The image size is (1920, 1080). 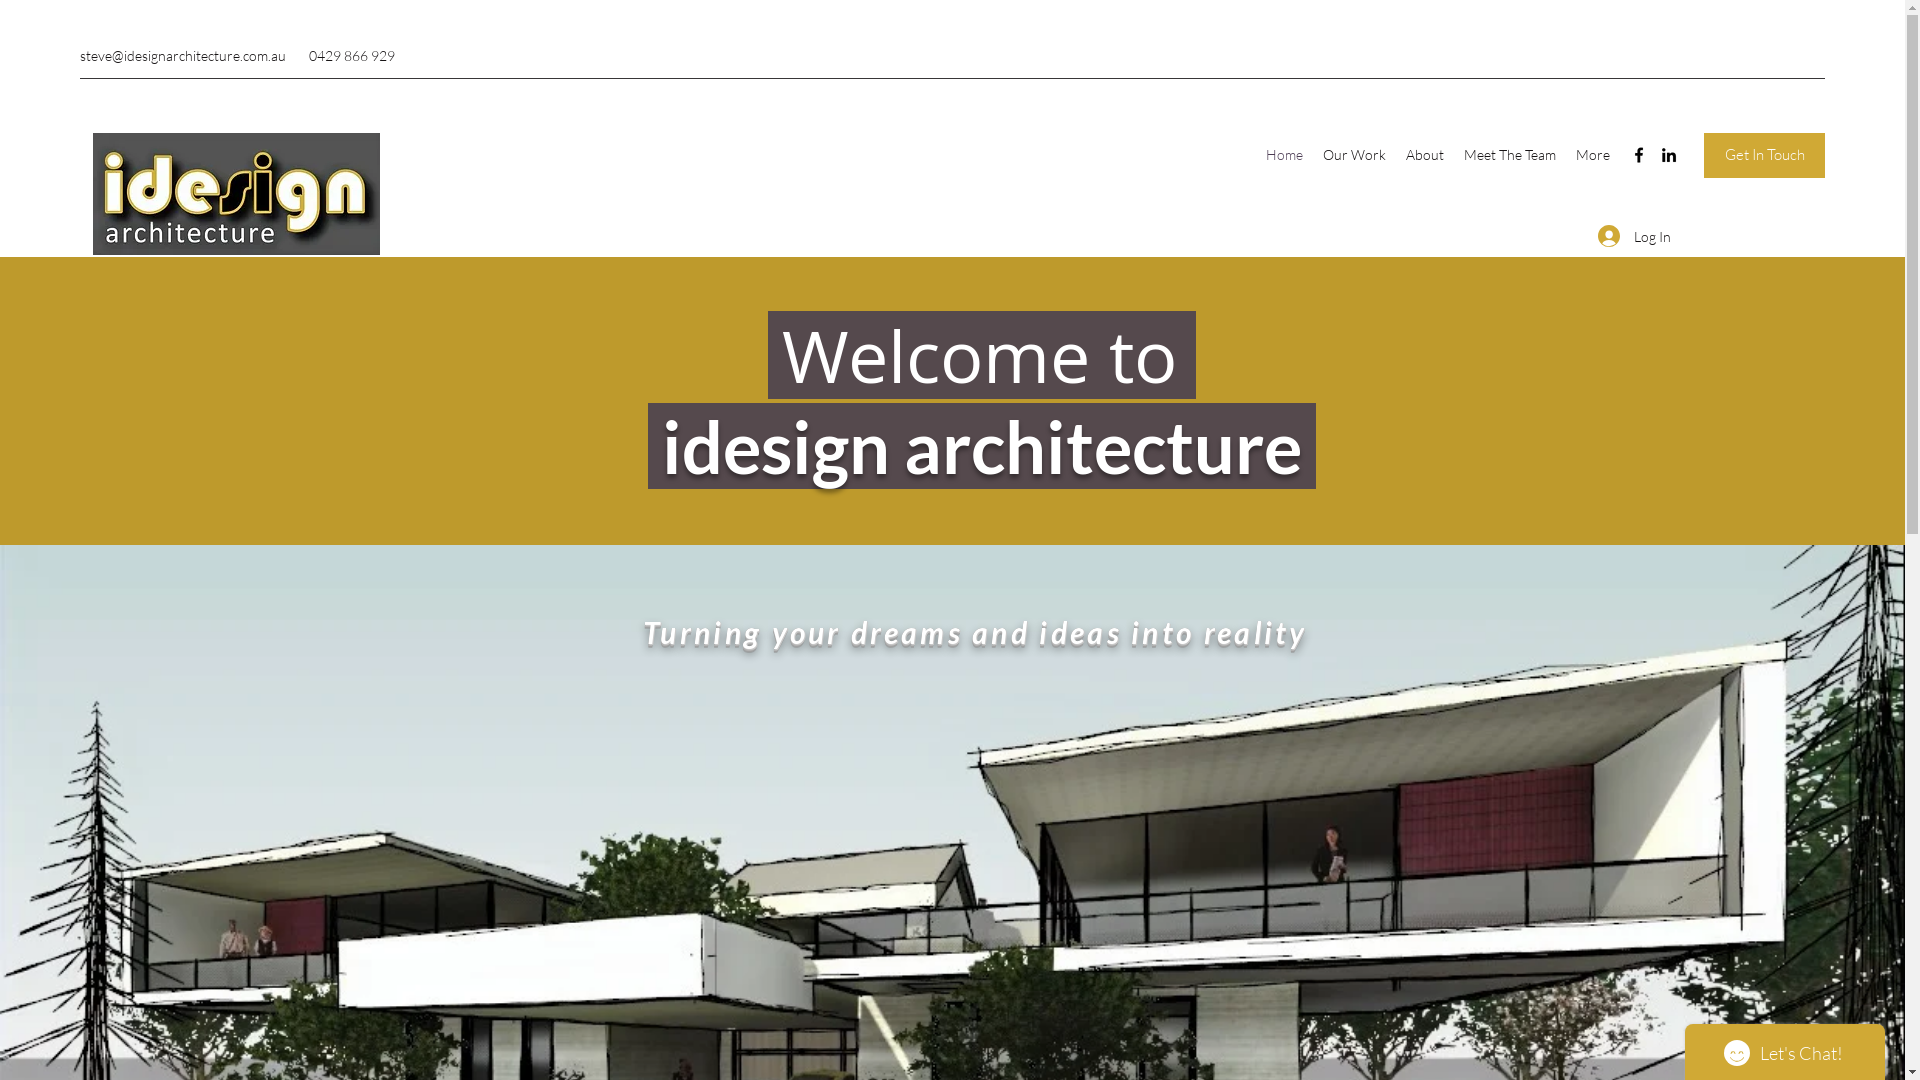 I want to click on 'About', so click(x=1395, y=153).